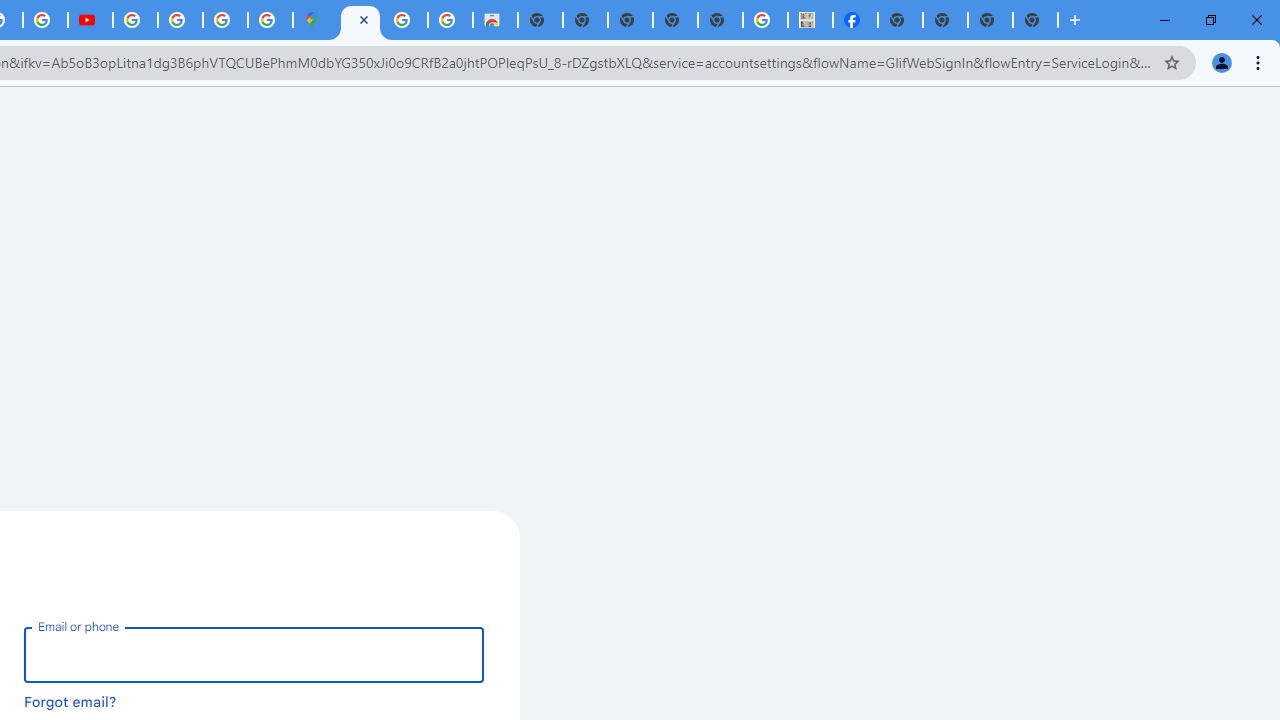 This screenshot has width=1280, height=720. What do you see at coordinates (89, 20) in the screenshot?
I see `'Subscriptions - YouTube'` at bounding box center [89, 20].